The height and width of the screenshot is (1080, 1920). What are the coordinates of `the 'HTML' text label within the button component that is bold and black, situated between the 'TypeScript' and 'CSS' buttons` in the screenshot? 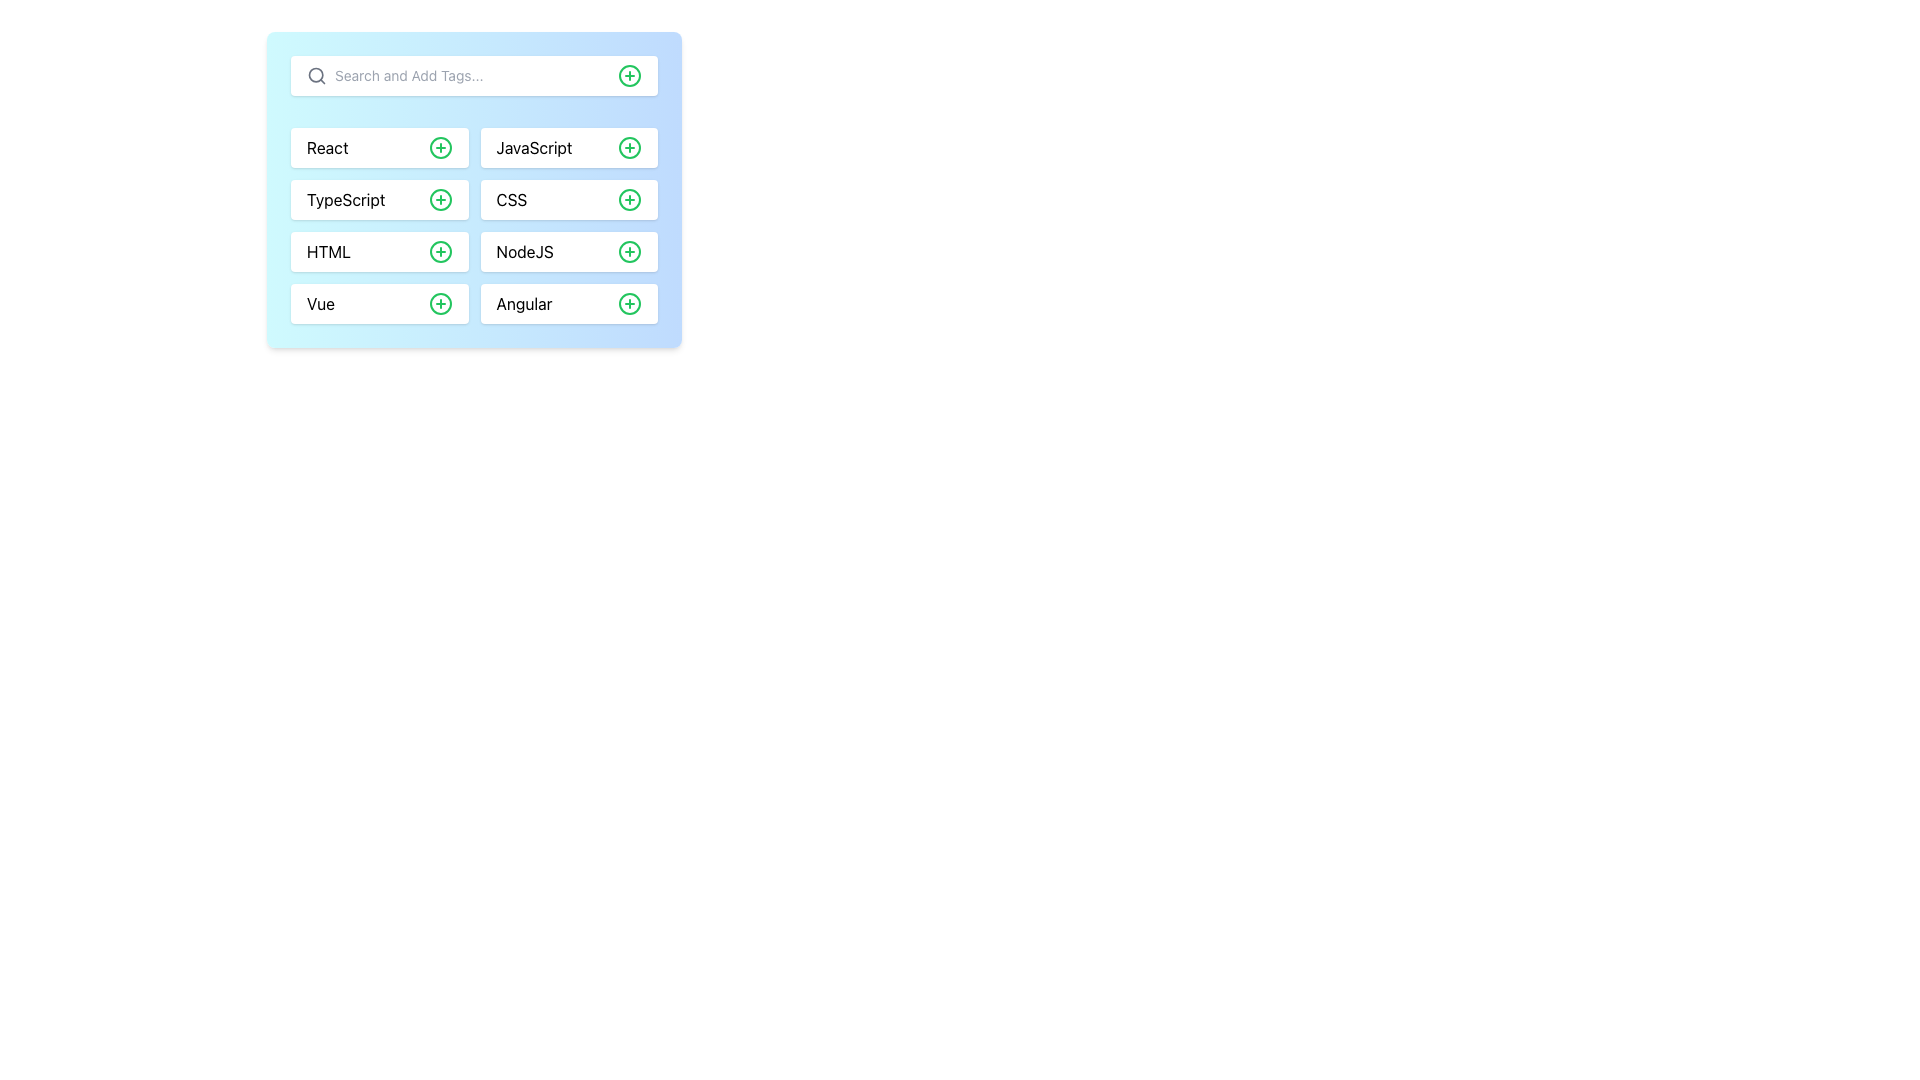 It's located at (328, 250).